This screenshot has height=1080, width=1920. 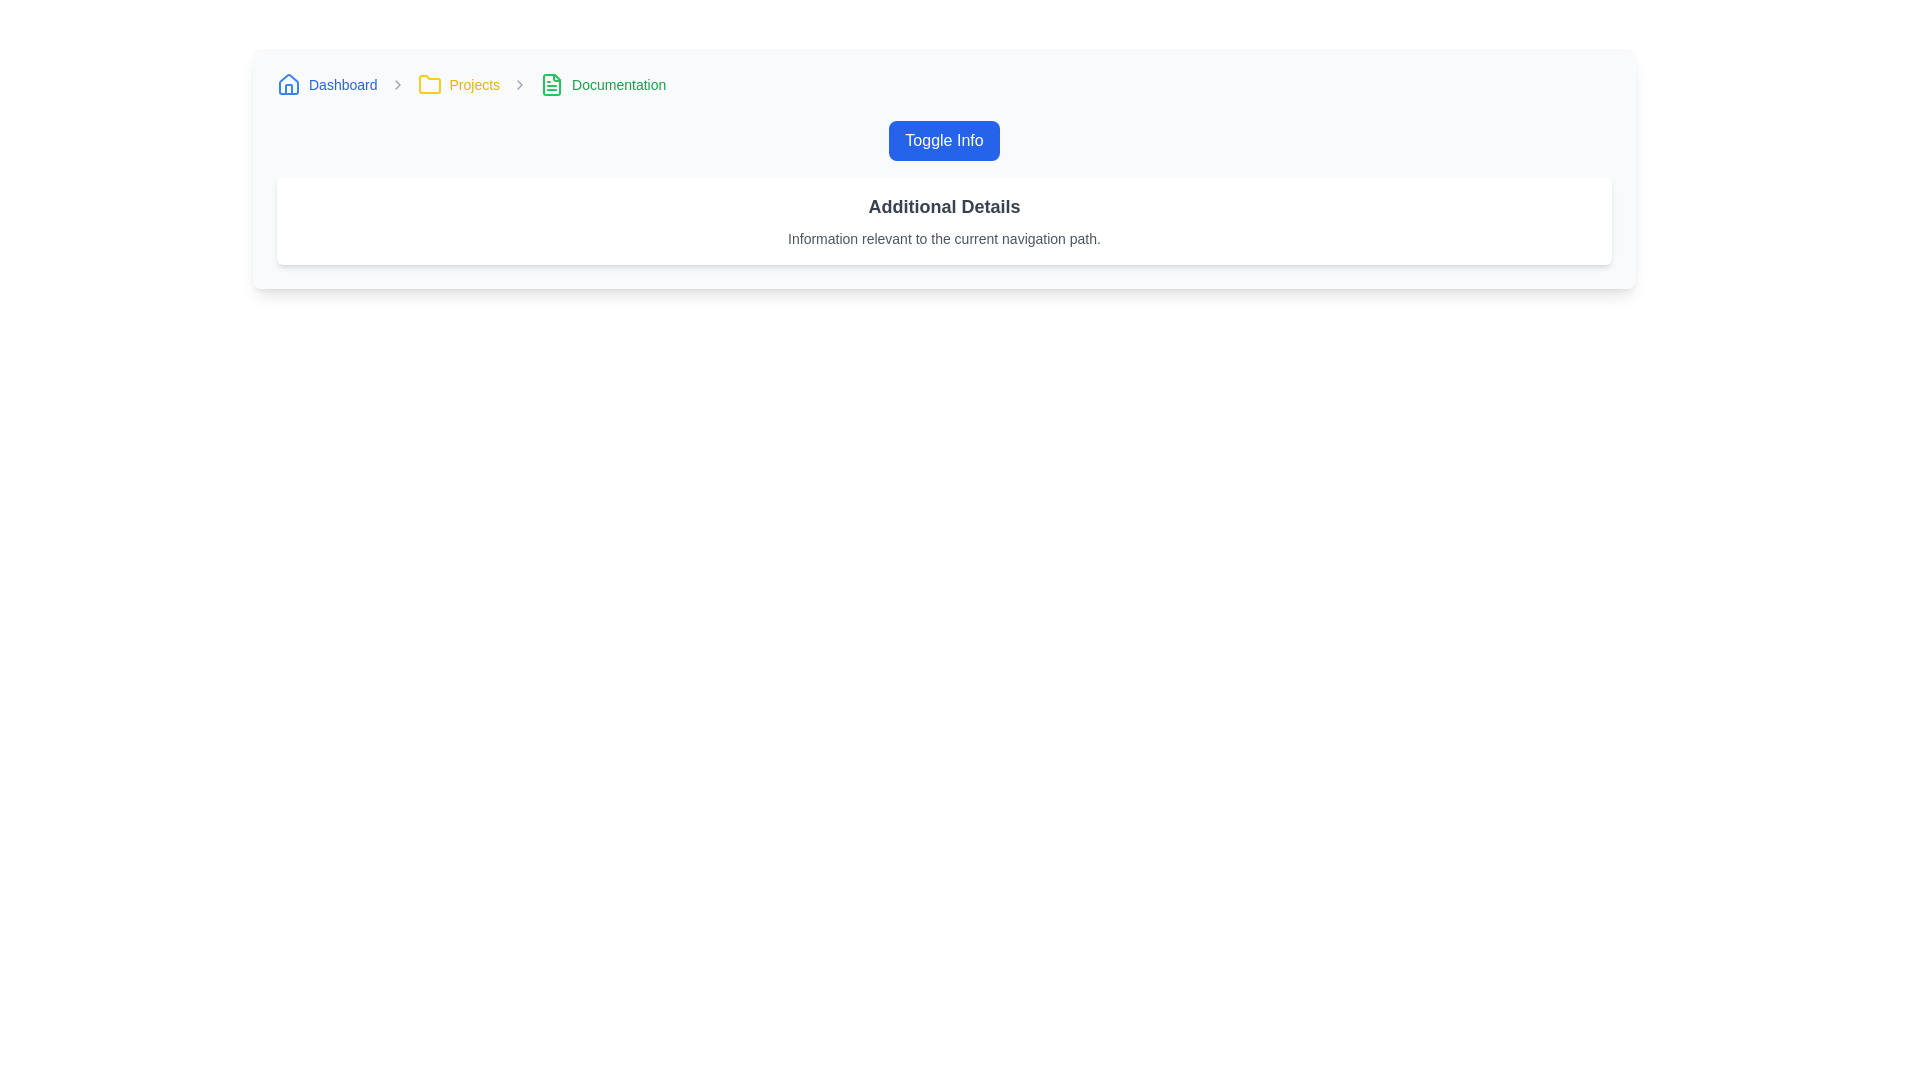 What do you see at coordinates (287, 88) in the screenshot?
I see `the decorative graphic that represents the door of the house icon, which is a small vertical rectangle with a rounded top located at the bottom center of the house graphic` at bounding box center [287, 88].